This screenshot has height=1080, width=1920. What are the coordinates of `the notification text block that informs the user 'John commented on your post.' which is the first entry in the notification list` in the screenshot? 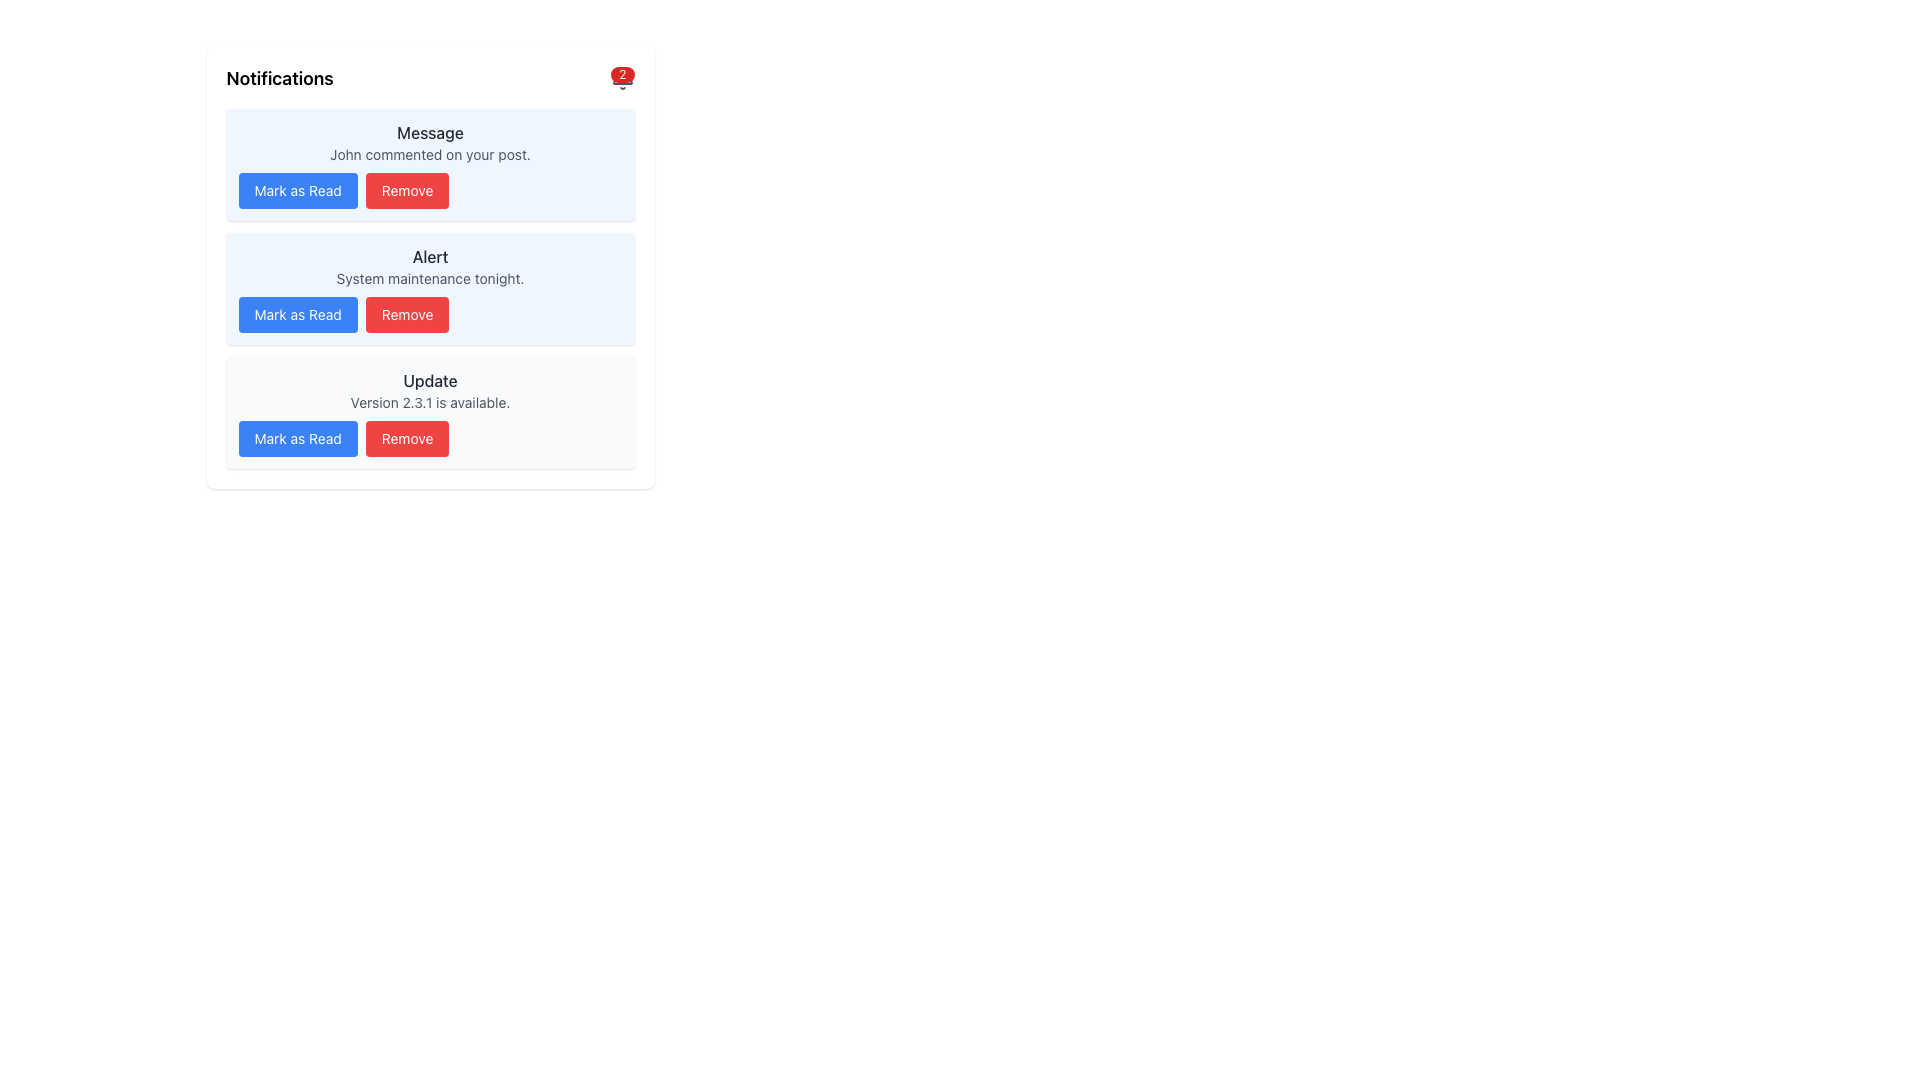 It's located at (429, 141).